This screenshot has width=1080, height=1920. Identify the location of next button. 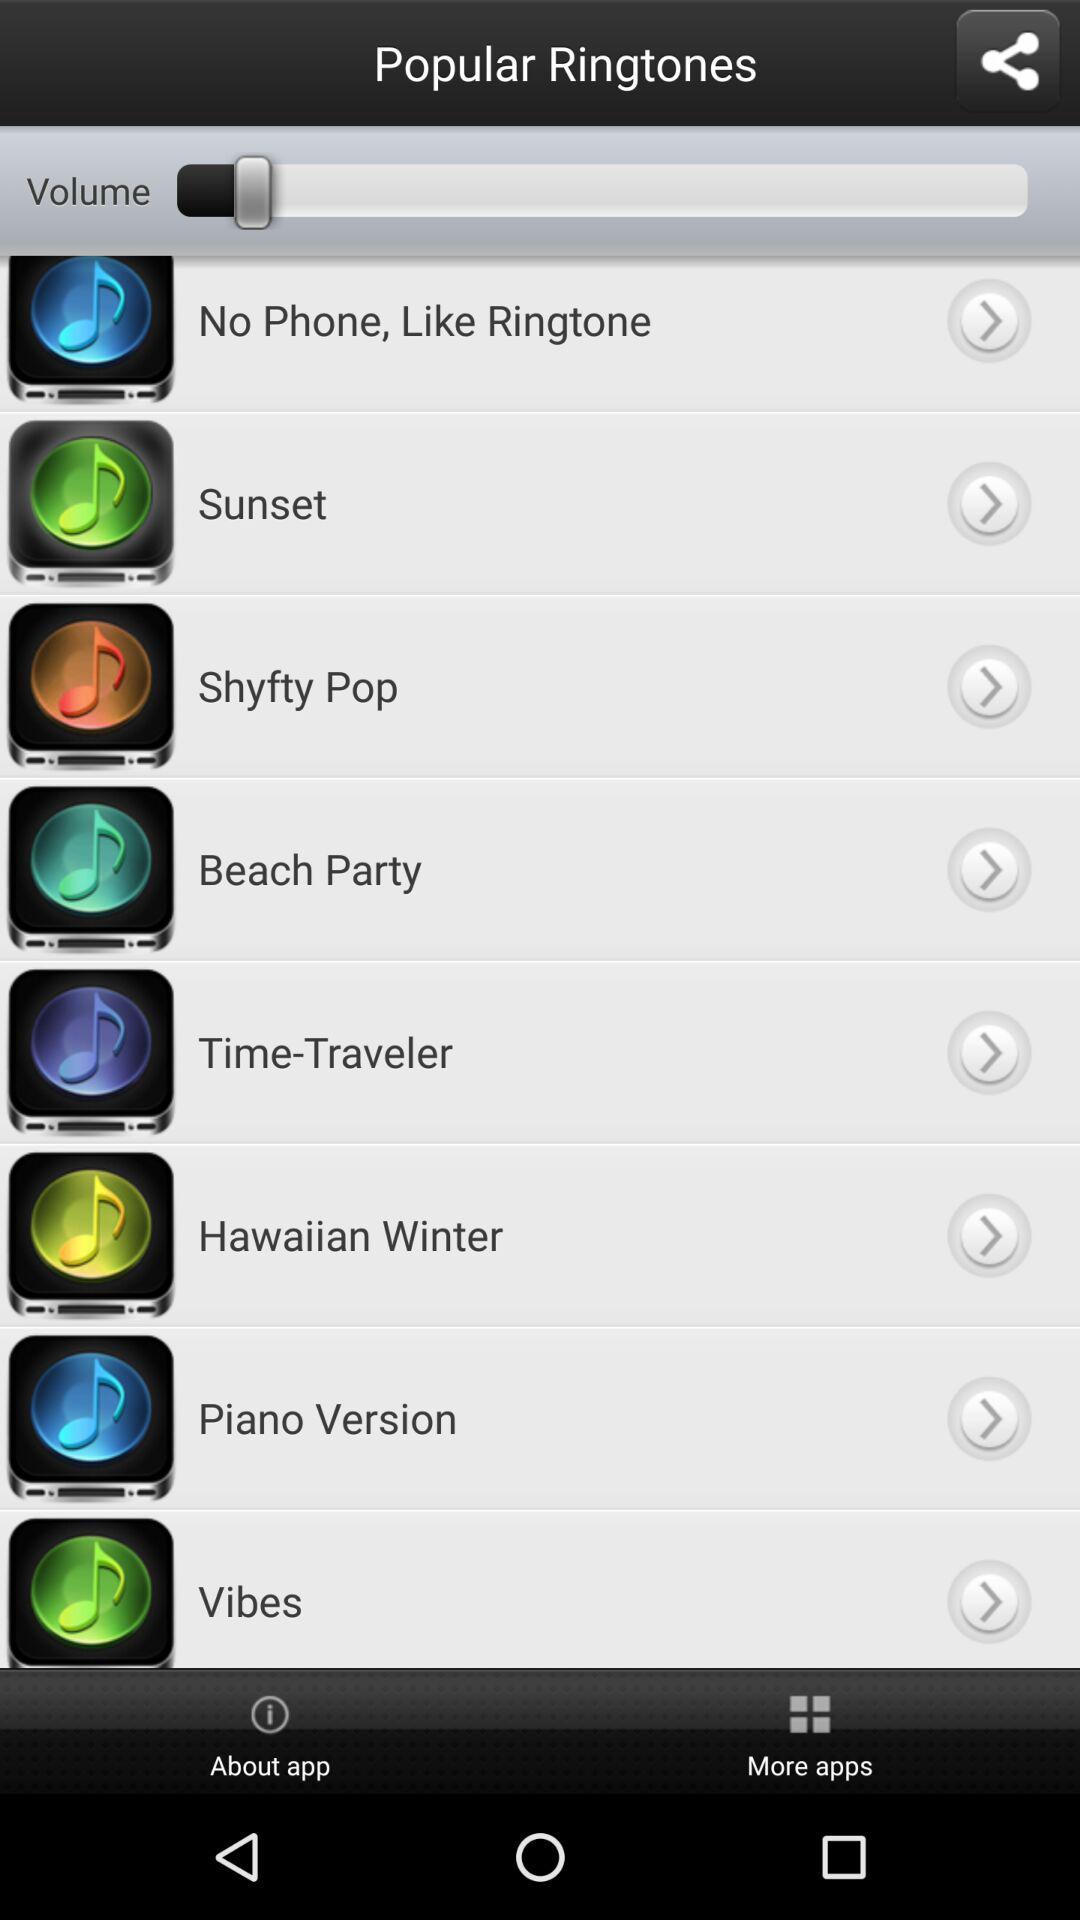
(987, 1233).